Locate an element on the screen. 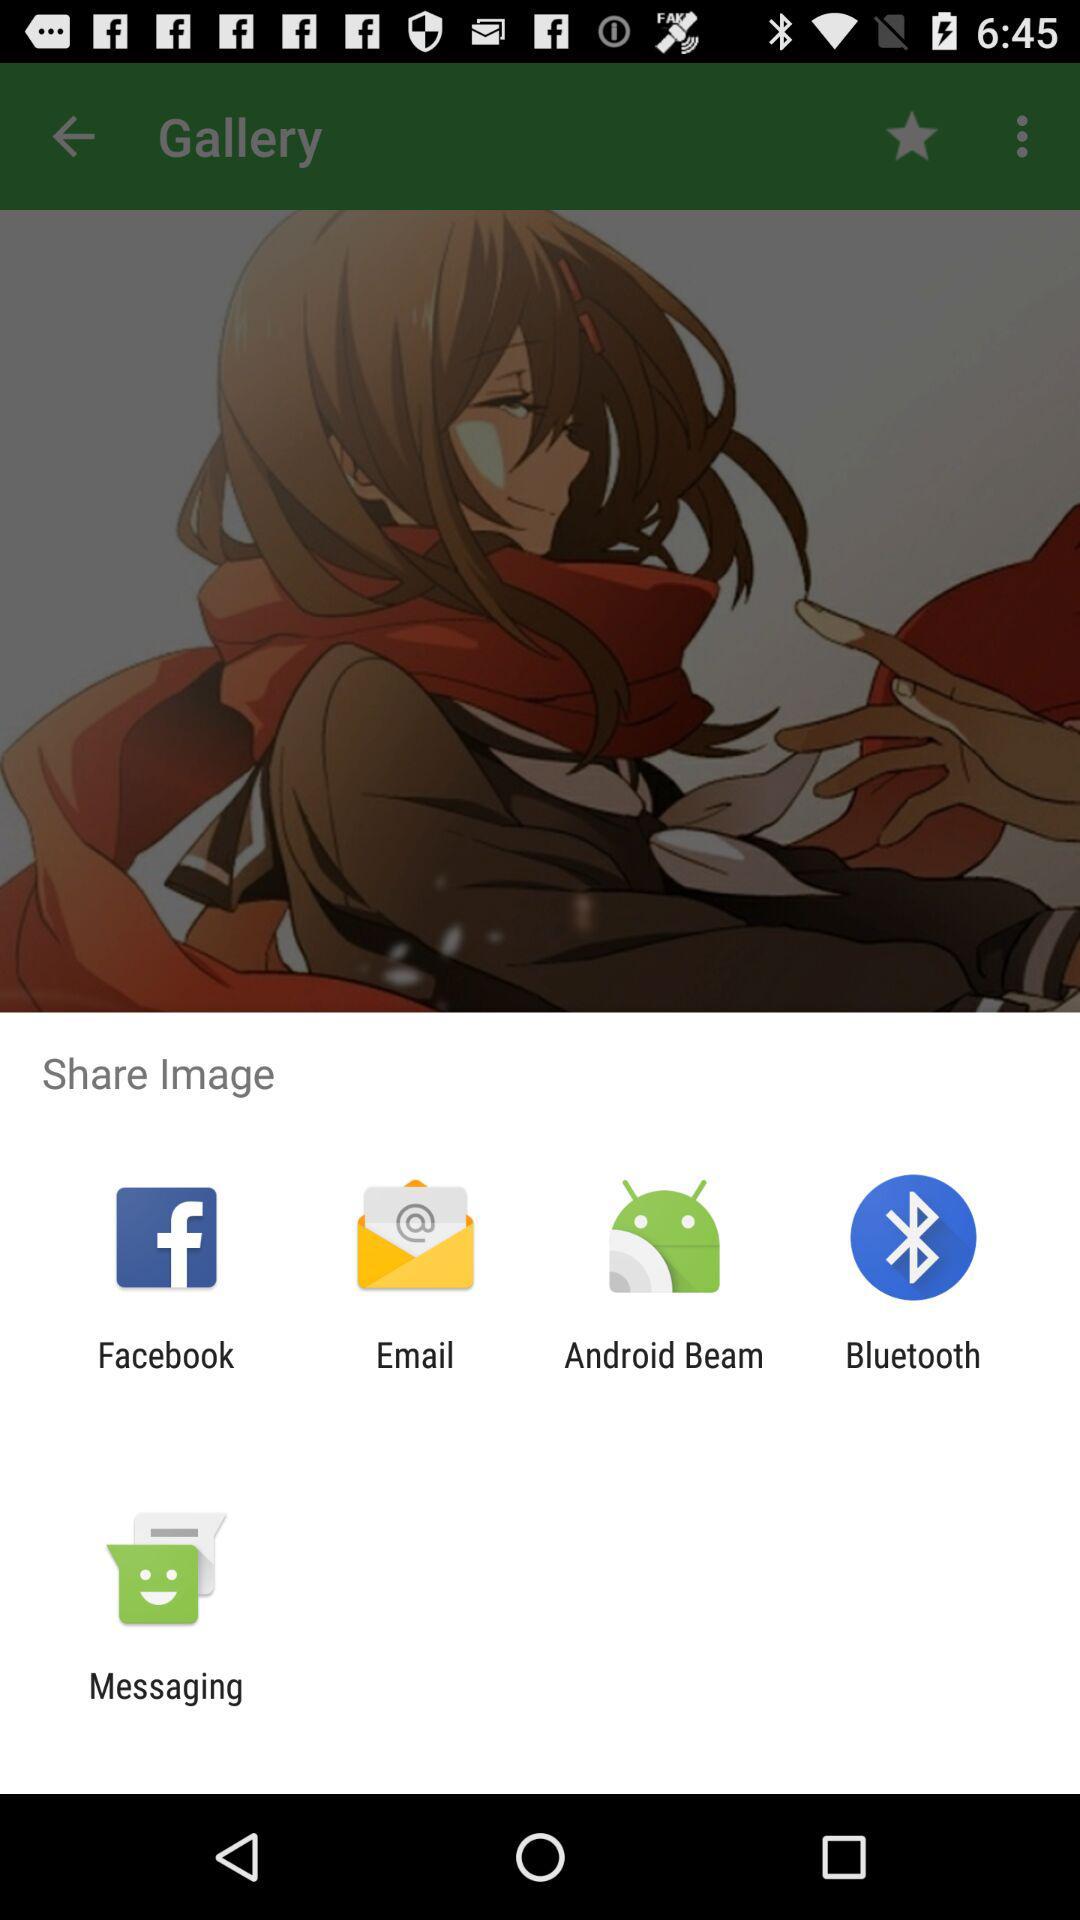 Image resolution: width=1080 pixels, height=1920 pixels. the icon to the right of the android beam icon is located at coordinates (913, 1374).